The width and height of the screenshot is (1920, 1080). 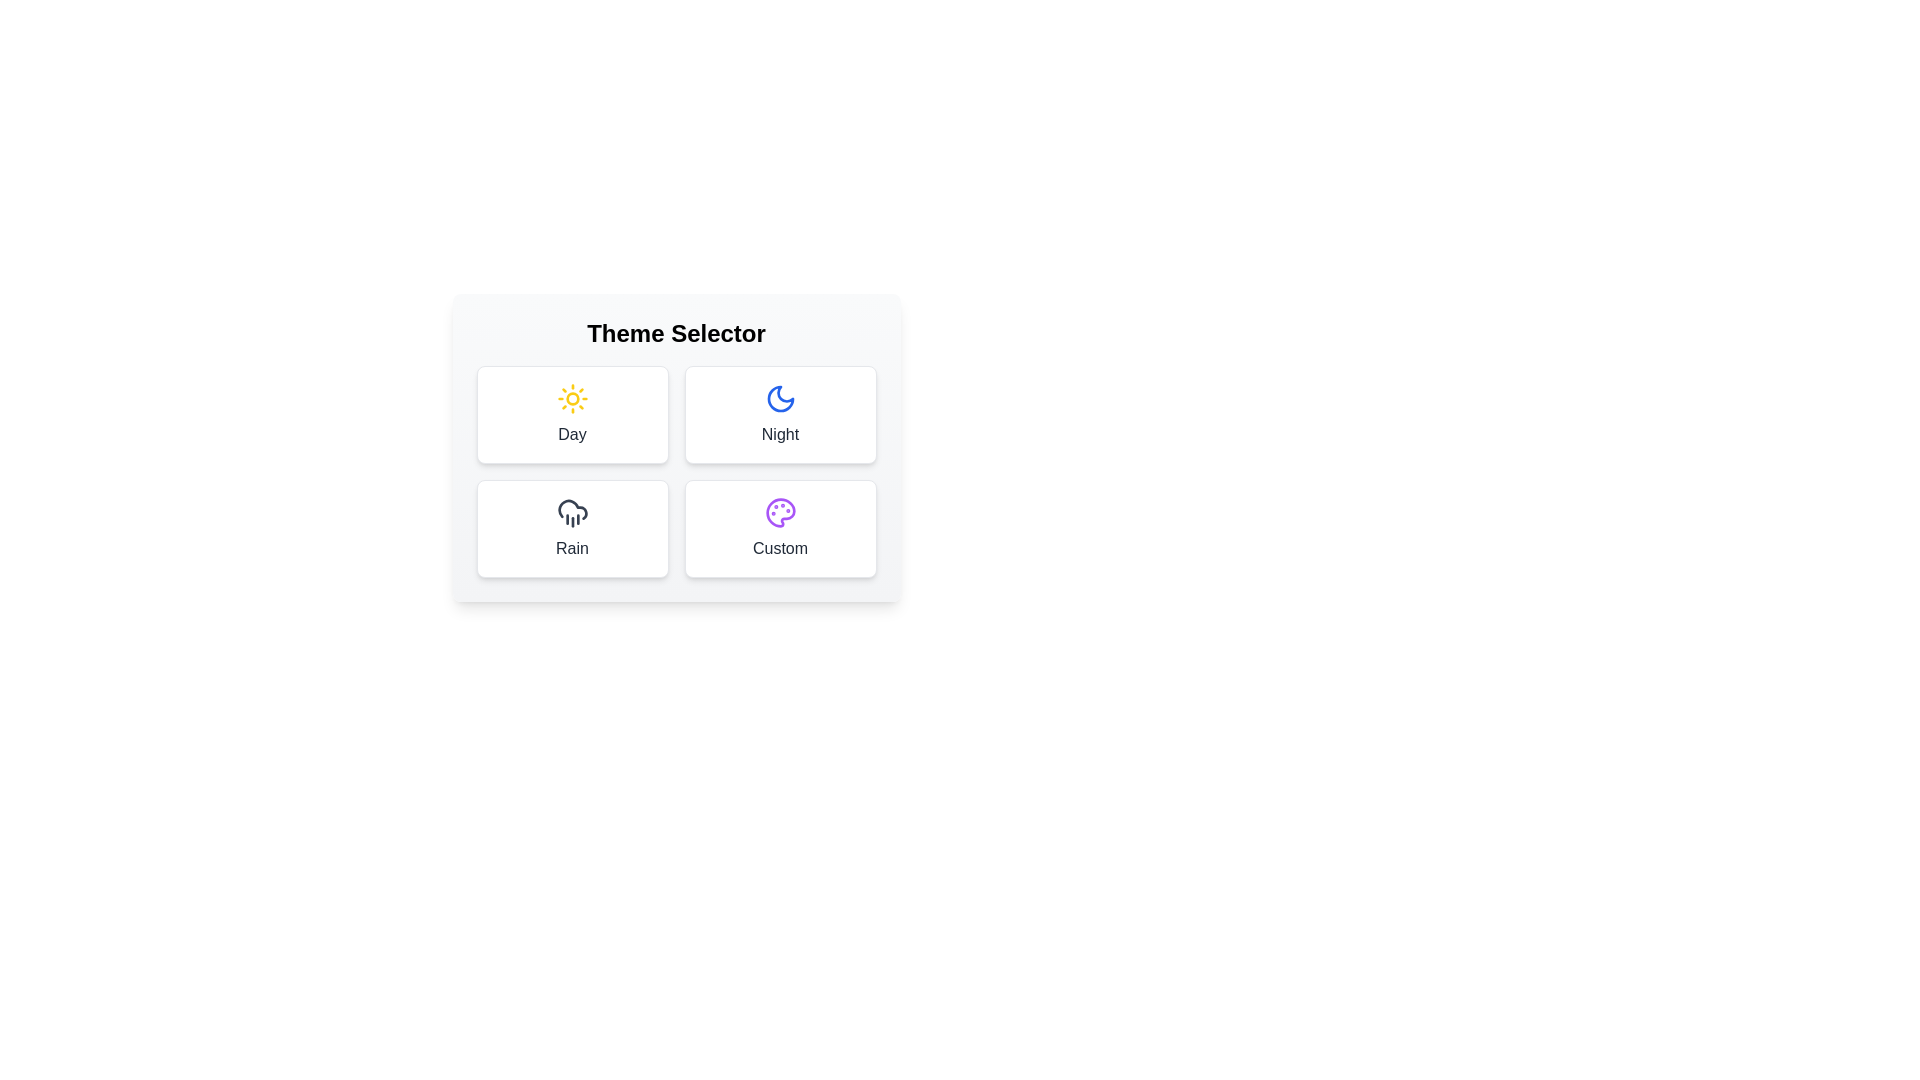 I want to click on the button corresponding to the Custom theme to select it, so click(x=779, y=527).